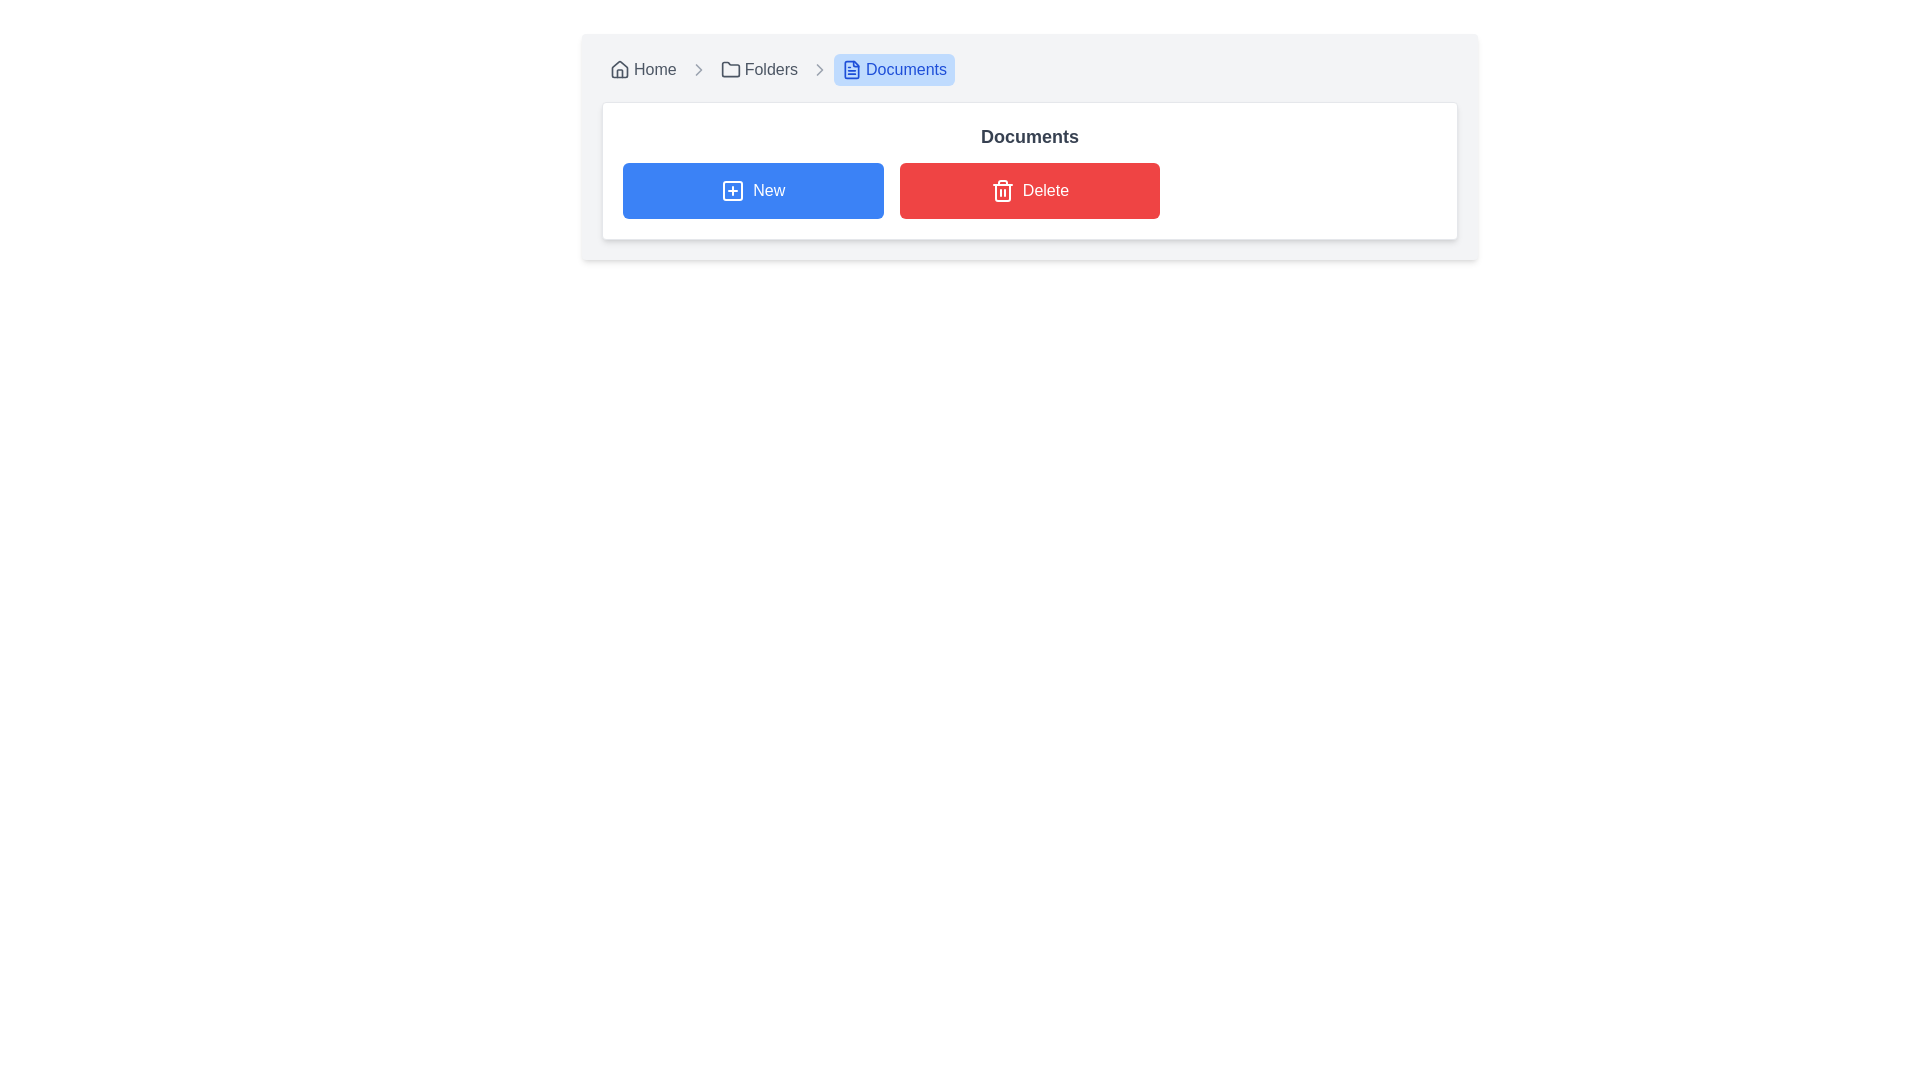  Describe the element at coordinates (618, 68) in the screenshot. I see `the 'Home' icon in the top-left corner of the navigation bar, which typically links to the home page` at that location.